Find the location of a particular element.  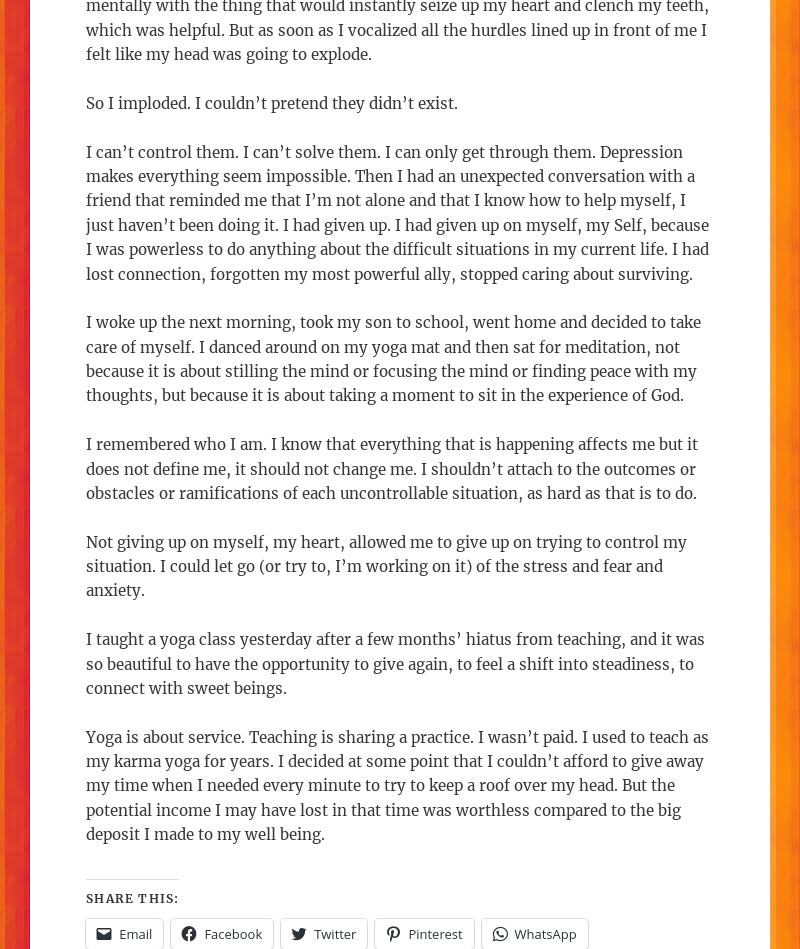

'I woke up the next morning, took my son to school, went home and decided to take care of myself. I danced around on my yoga mat and then sat for meditation, not because it is about stilling the mind or focusing the mind or finding peace with my thoughts, but because it is about taking a moment to sit in the experience of God.' is located at coordinates (392, 359).